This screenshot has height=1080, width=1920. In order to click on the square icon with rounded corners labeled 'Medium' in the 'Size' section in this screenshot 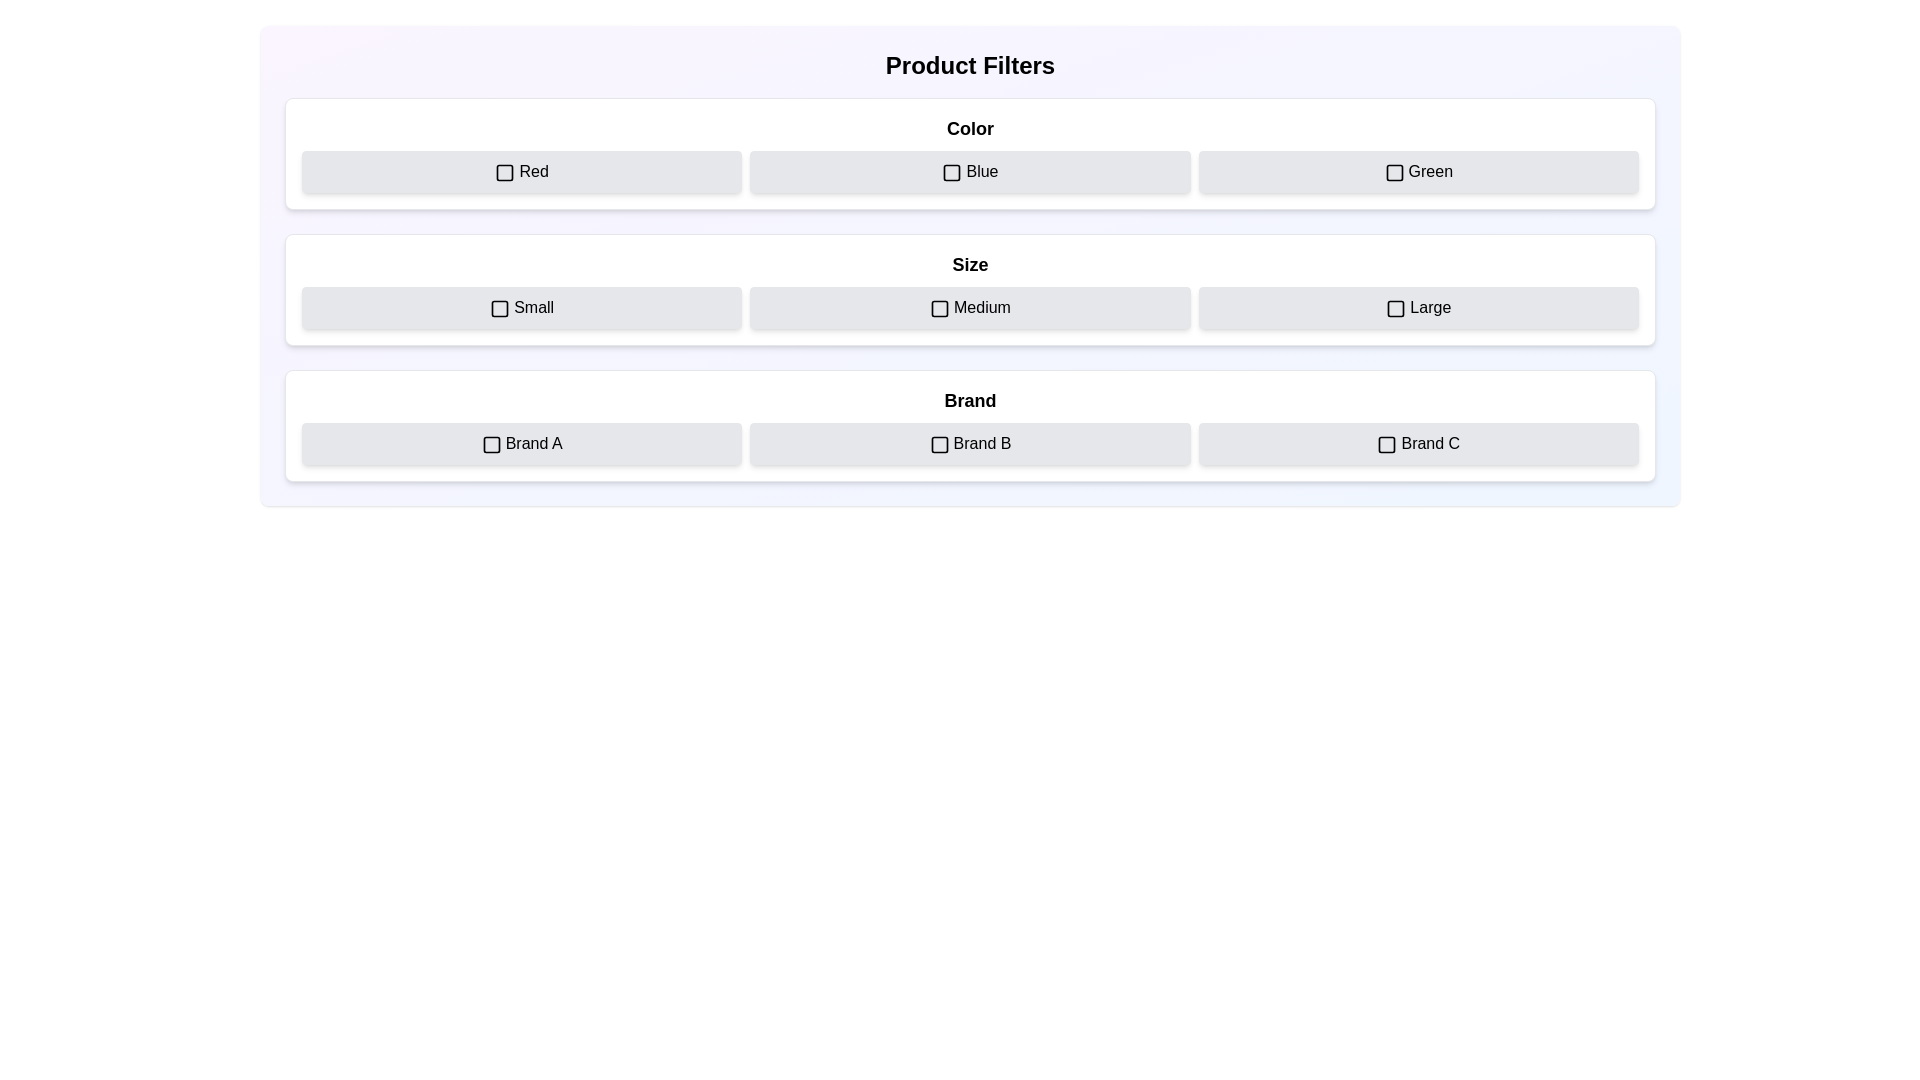, I will do `click(939, 308)`.